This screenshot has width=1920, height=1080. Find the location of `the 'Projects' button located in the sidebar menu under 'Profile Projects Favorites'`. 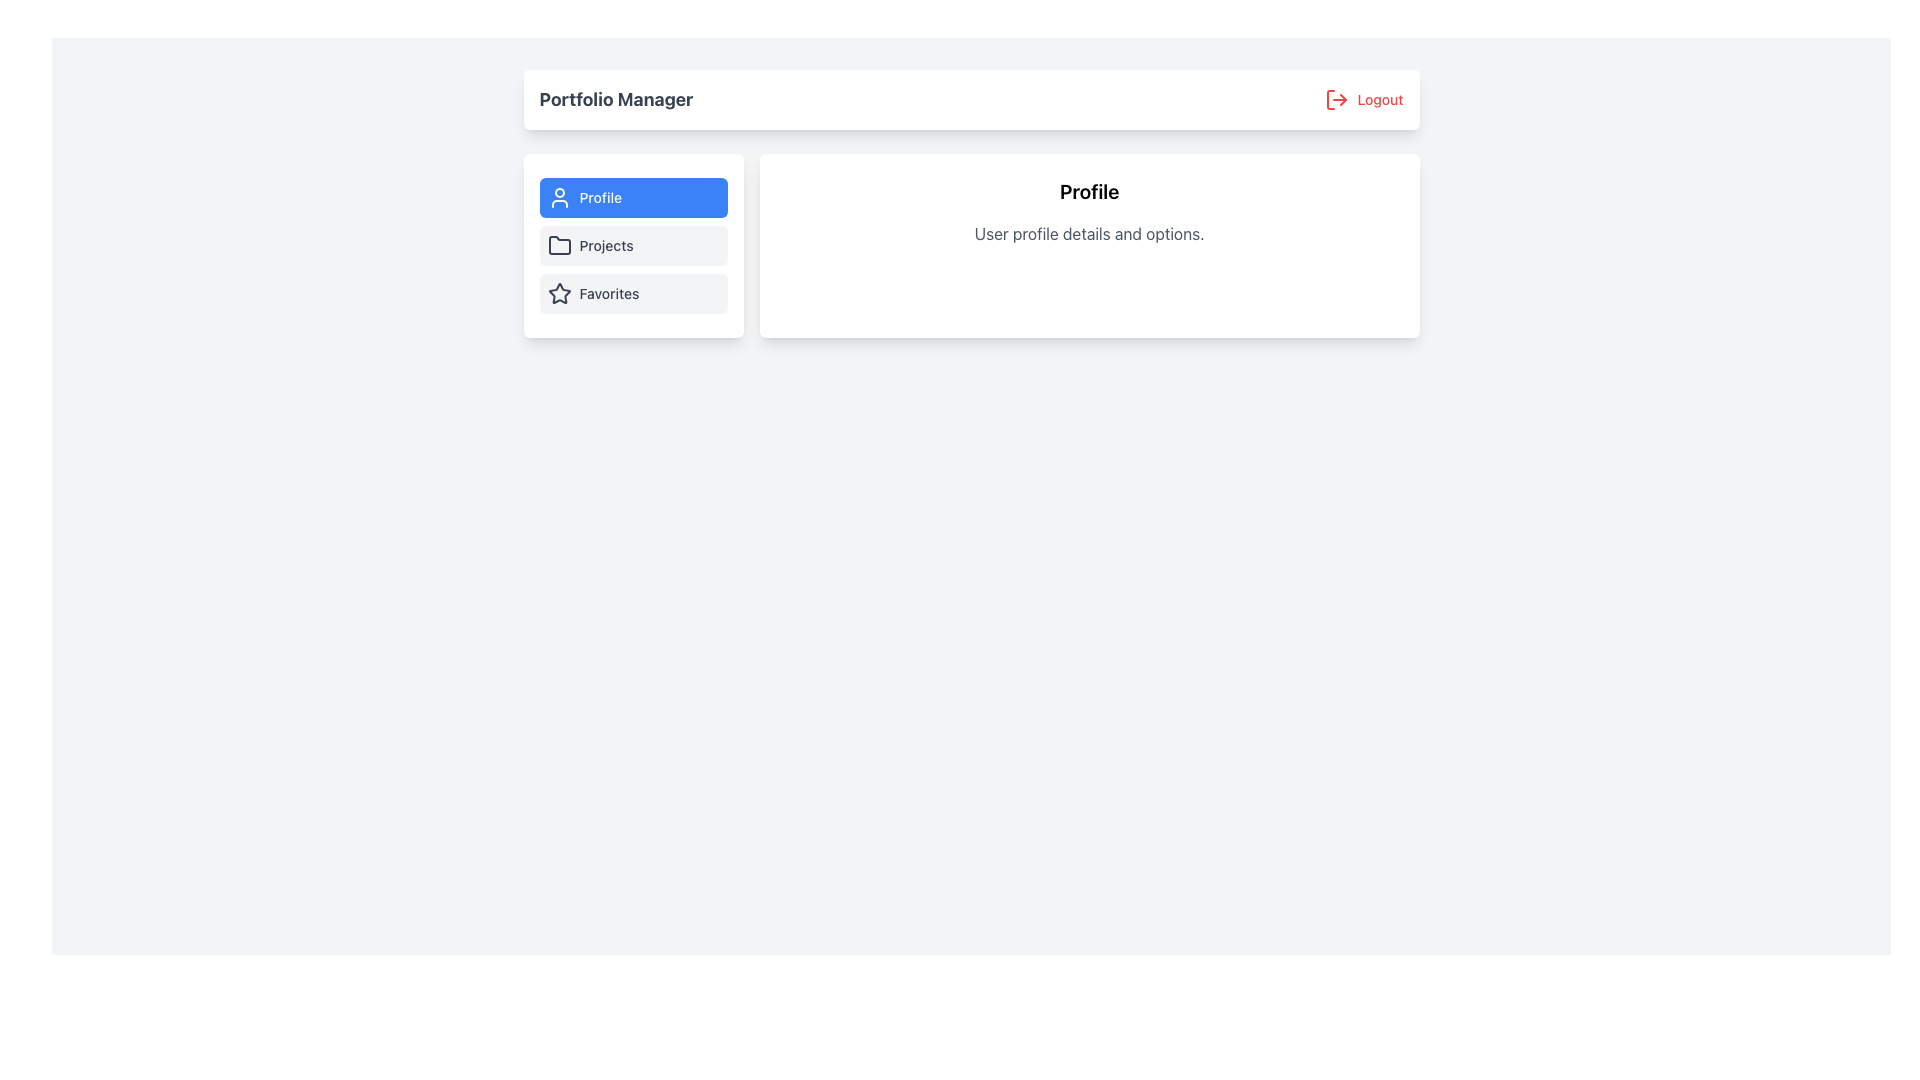

the 'Projects' button located in the sidebar menu under 'Profile Projects Favorites' is located at coordinates (632, 245).